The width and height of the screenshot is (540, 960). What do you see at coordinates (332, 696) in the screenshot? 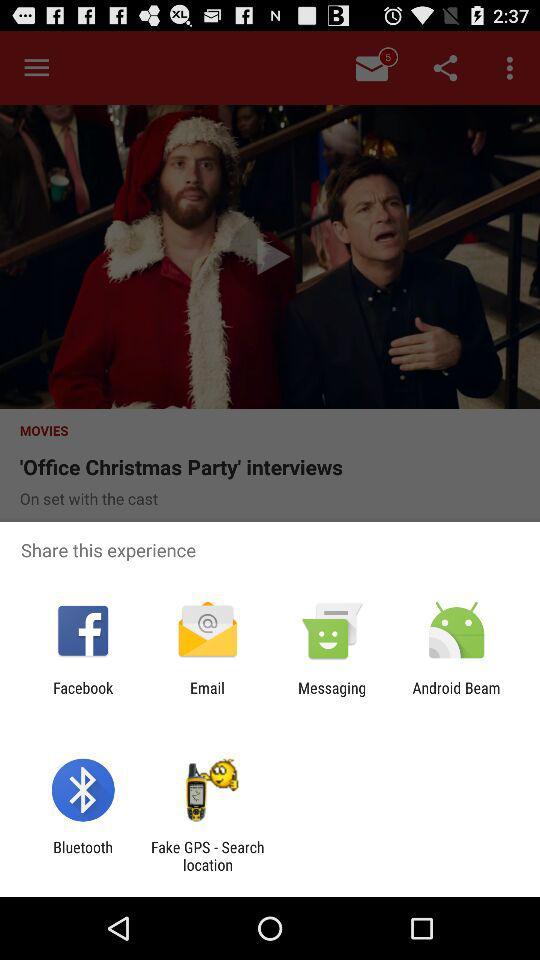
I see `the icon next to email` at bounding box center [332, 696].